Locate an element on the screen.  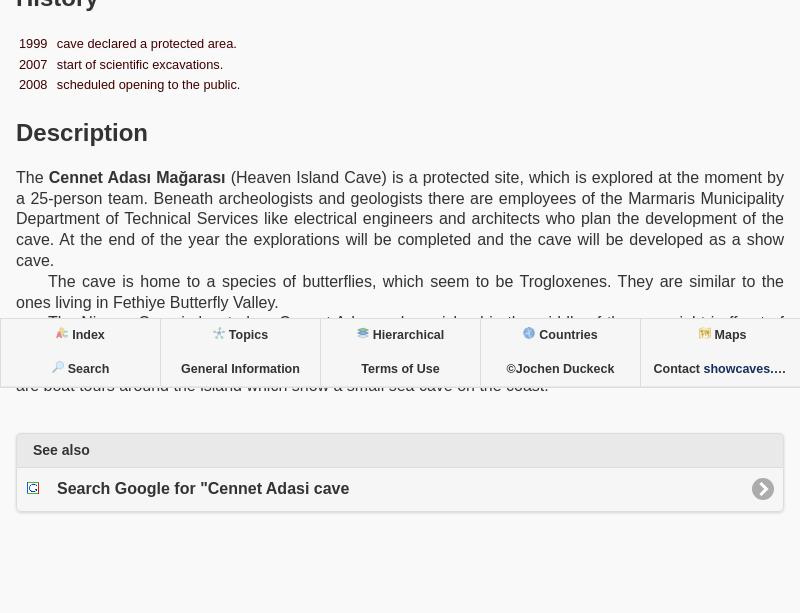
'1999' is located at coordinates (32, 42).